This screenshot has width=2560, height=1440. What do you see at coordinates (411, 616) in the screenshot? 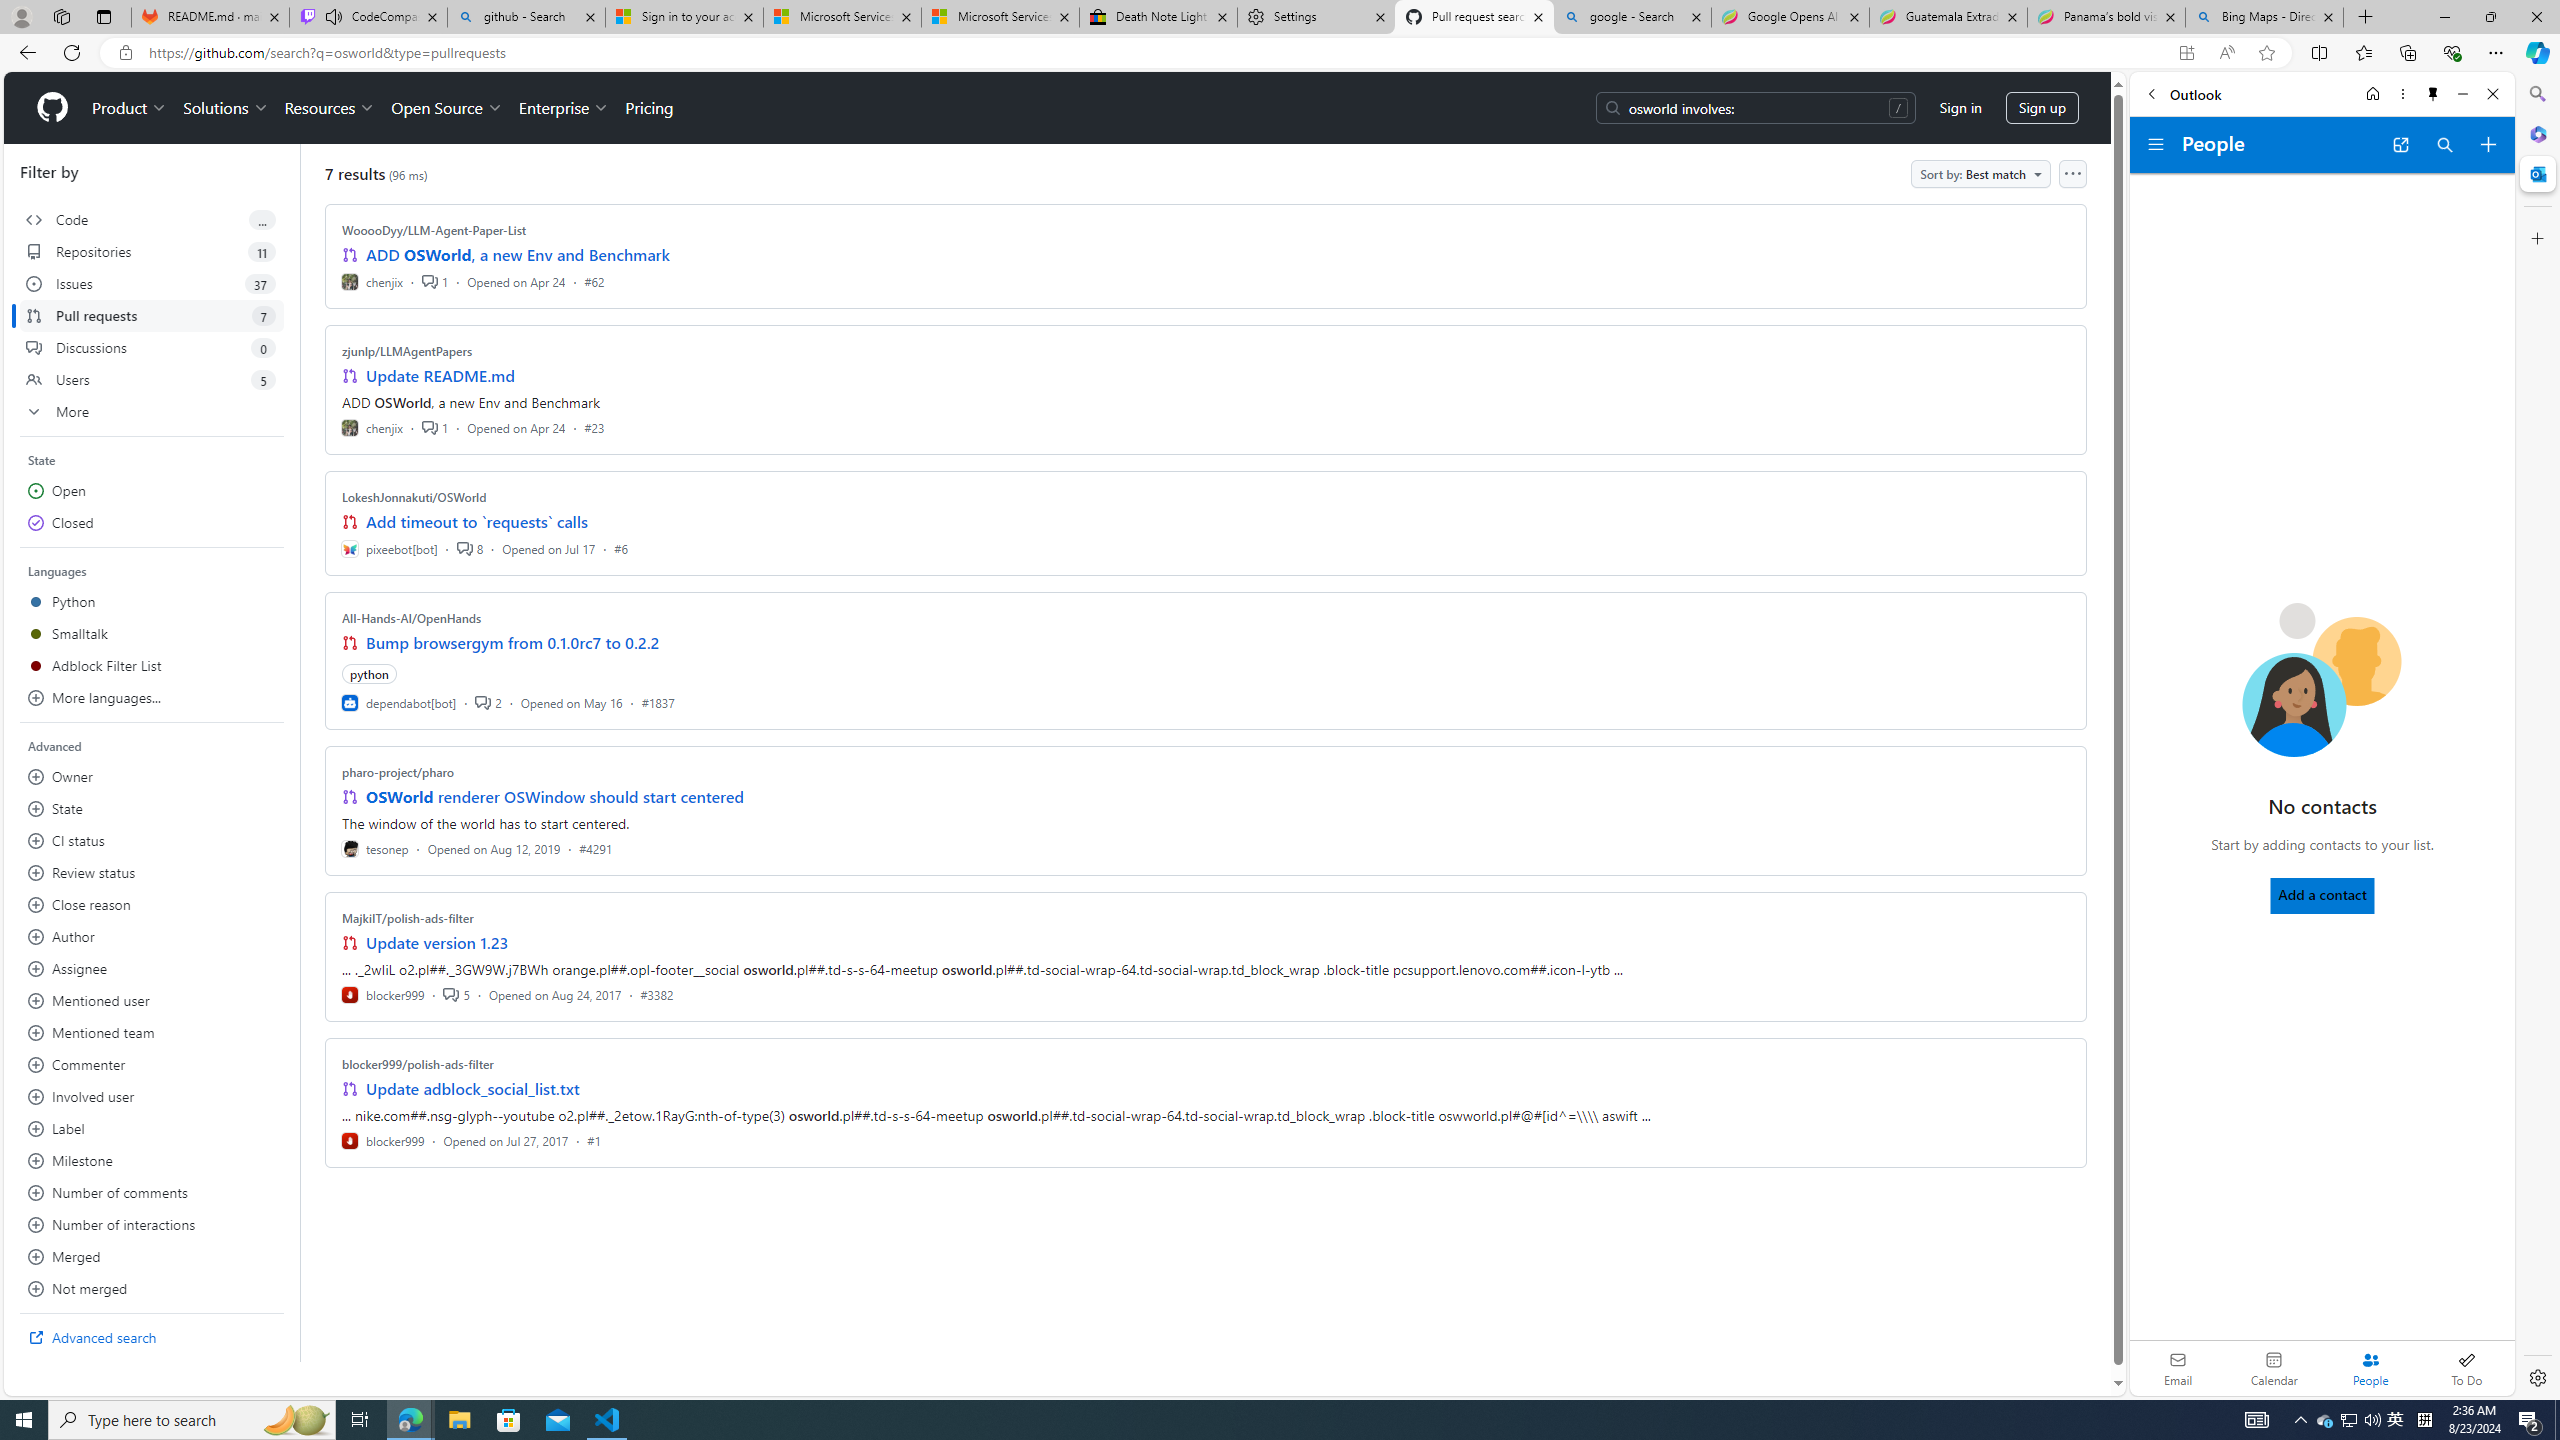
I see `'All-Hands-AI/OpenHands'` at bounding box center [411, 616].